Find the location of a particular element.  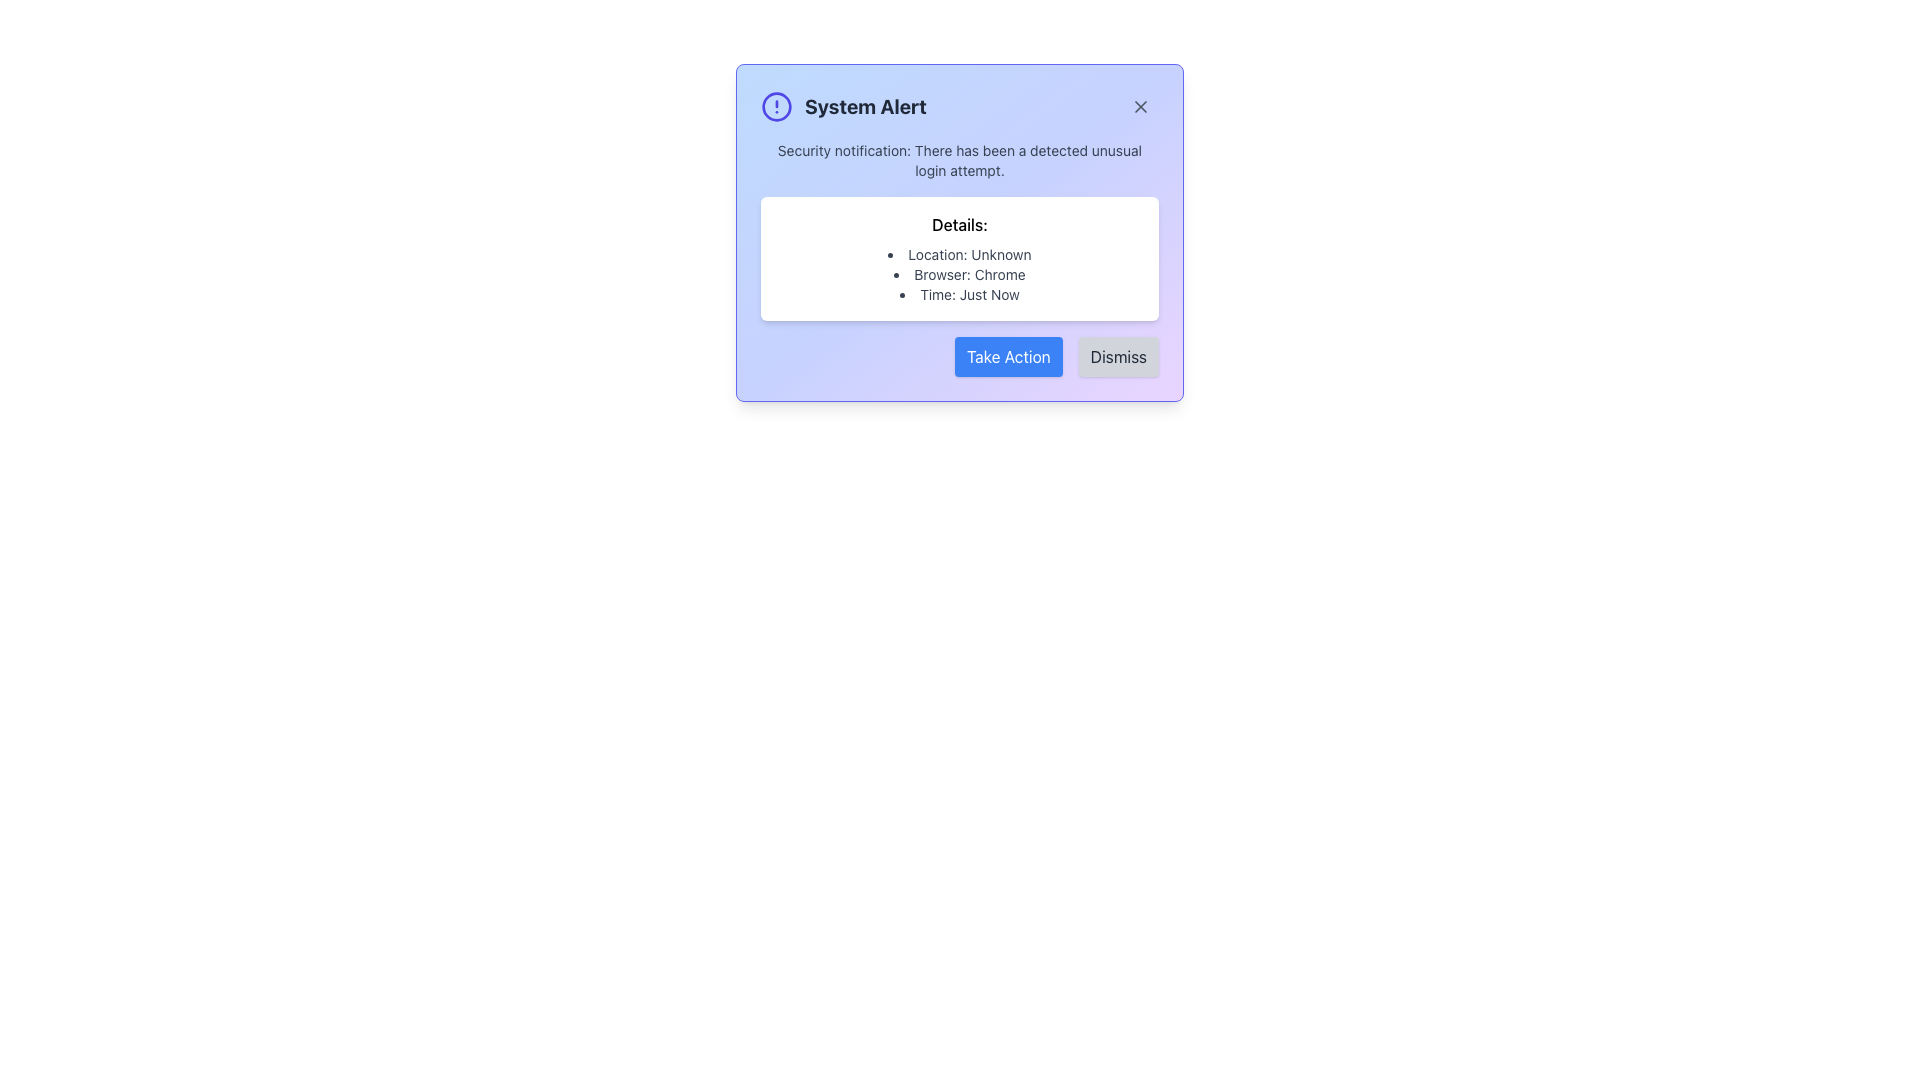

the 'Take Action' button located in the bottom-right corner of the security alert panel to proceed to the security response page is located at coordinates (960, 356).